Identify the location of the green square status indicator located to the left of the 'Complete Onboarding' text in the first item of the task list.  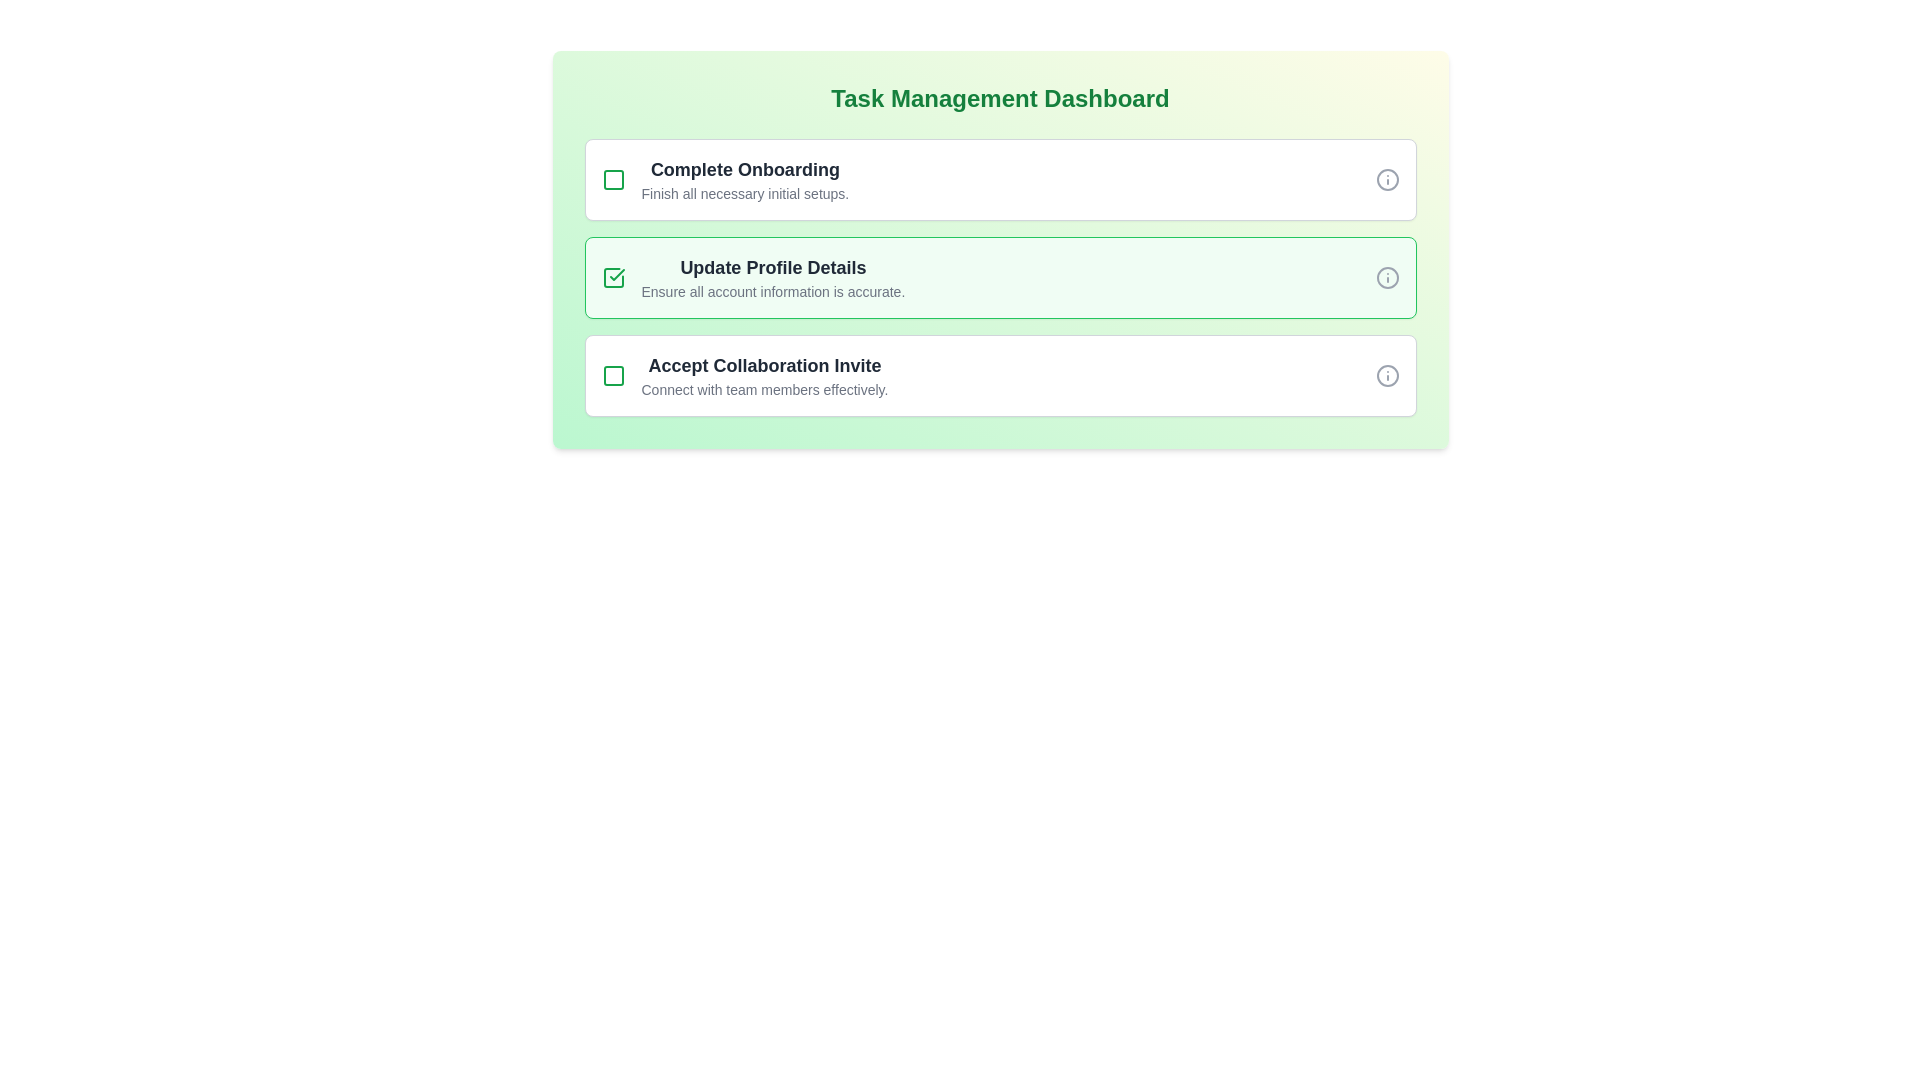
(612, 180).